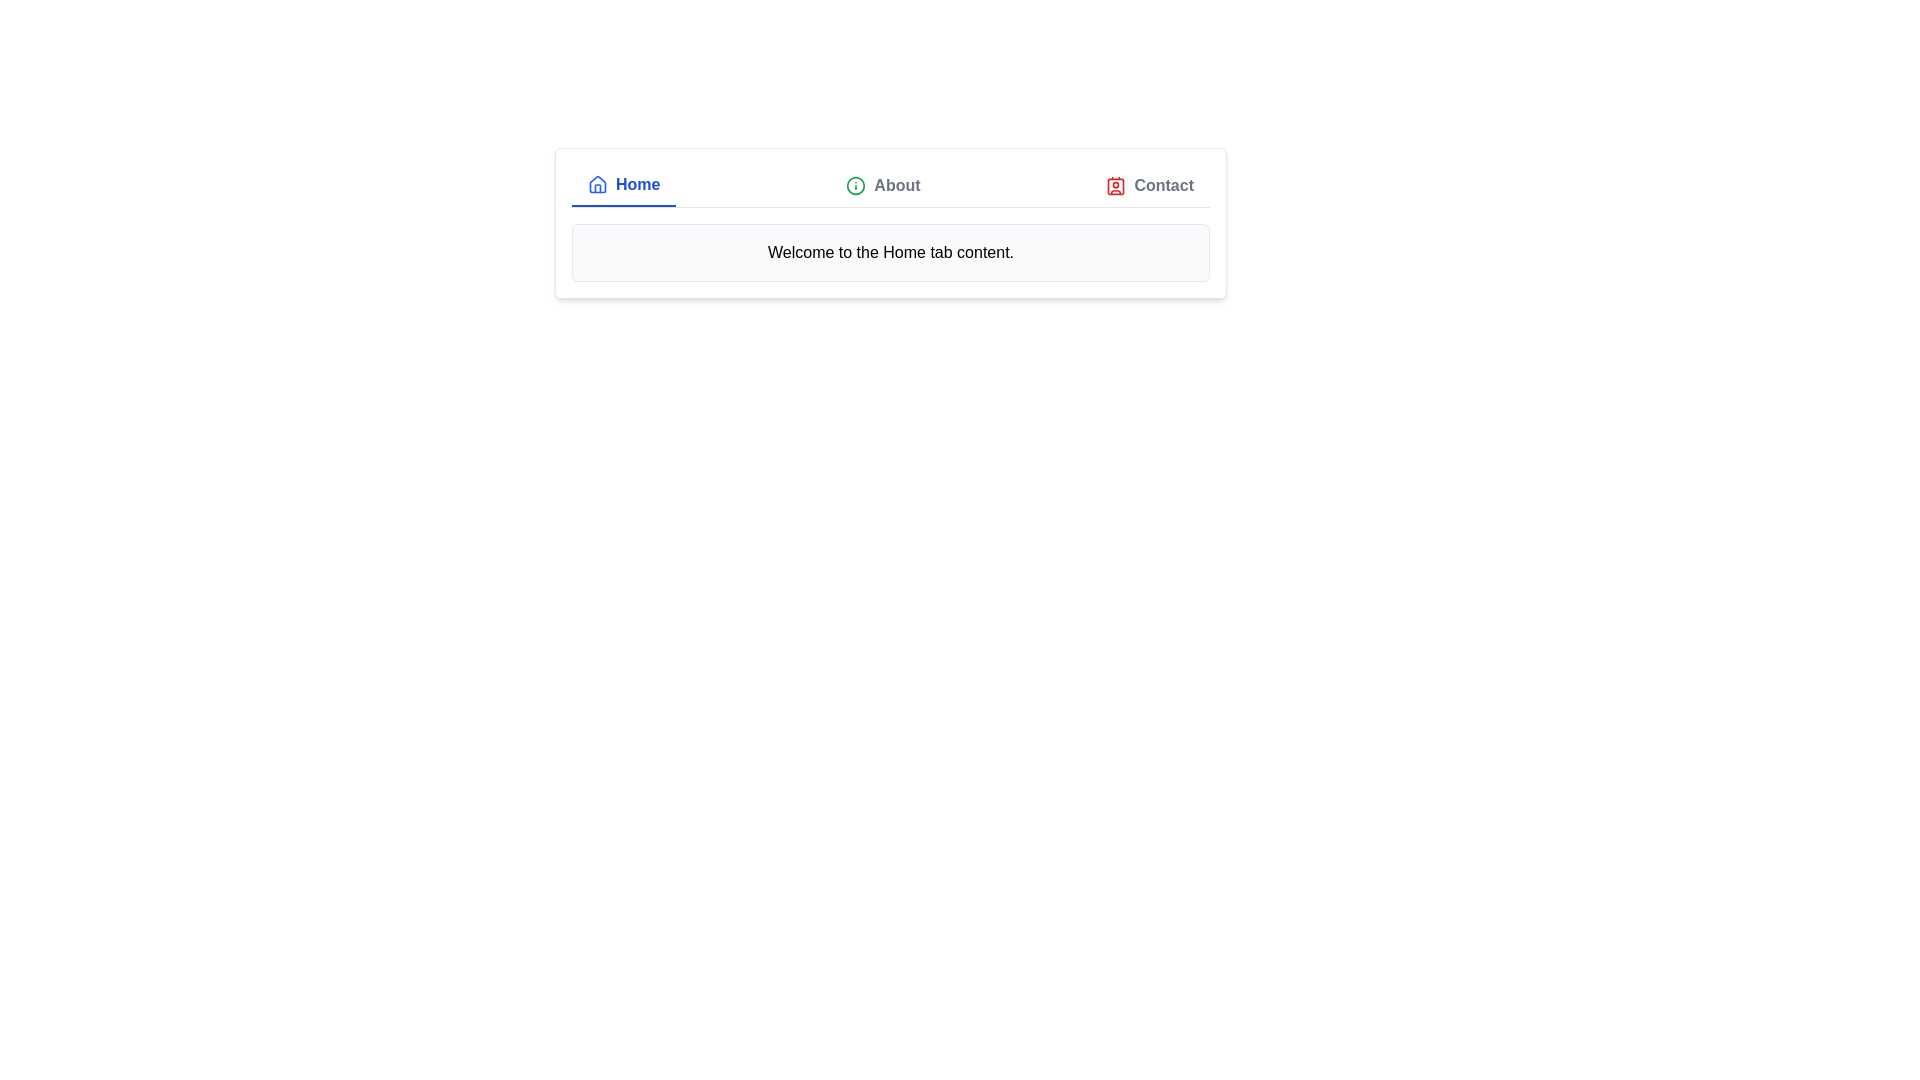 Image resolution: width=1920 pixels, height=1080 pixels. Describe the element at coordinates (1150, 185) in the screenshot. I see `the 'Contact' menu item, which is the third item in the horizontal navigation bar and features a red circular calendar icon on its left side` at that location.